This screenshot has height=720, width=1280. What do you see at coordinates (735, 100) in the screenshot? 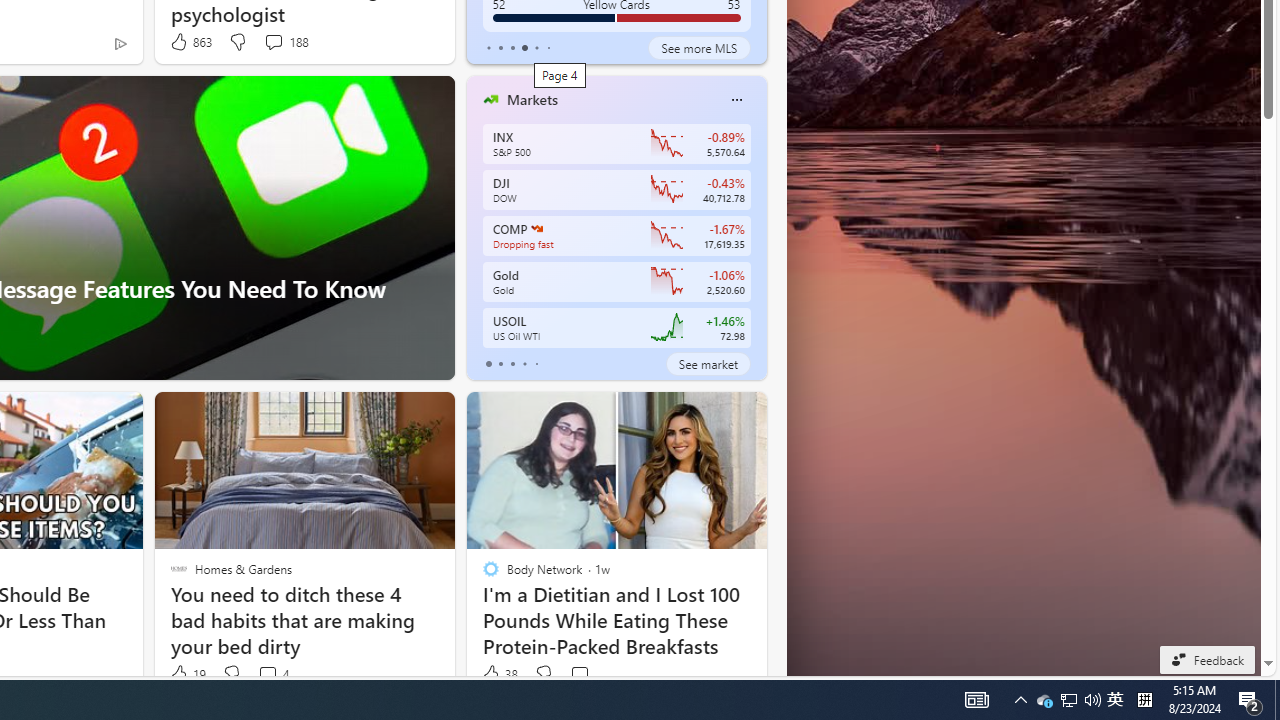
I see `'Class: icon-img'` at bounding box center [735, 100].